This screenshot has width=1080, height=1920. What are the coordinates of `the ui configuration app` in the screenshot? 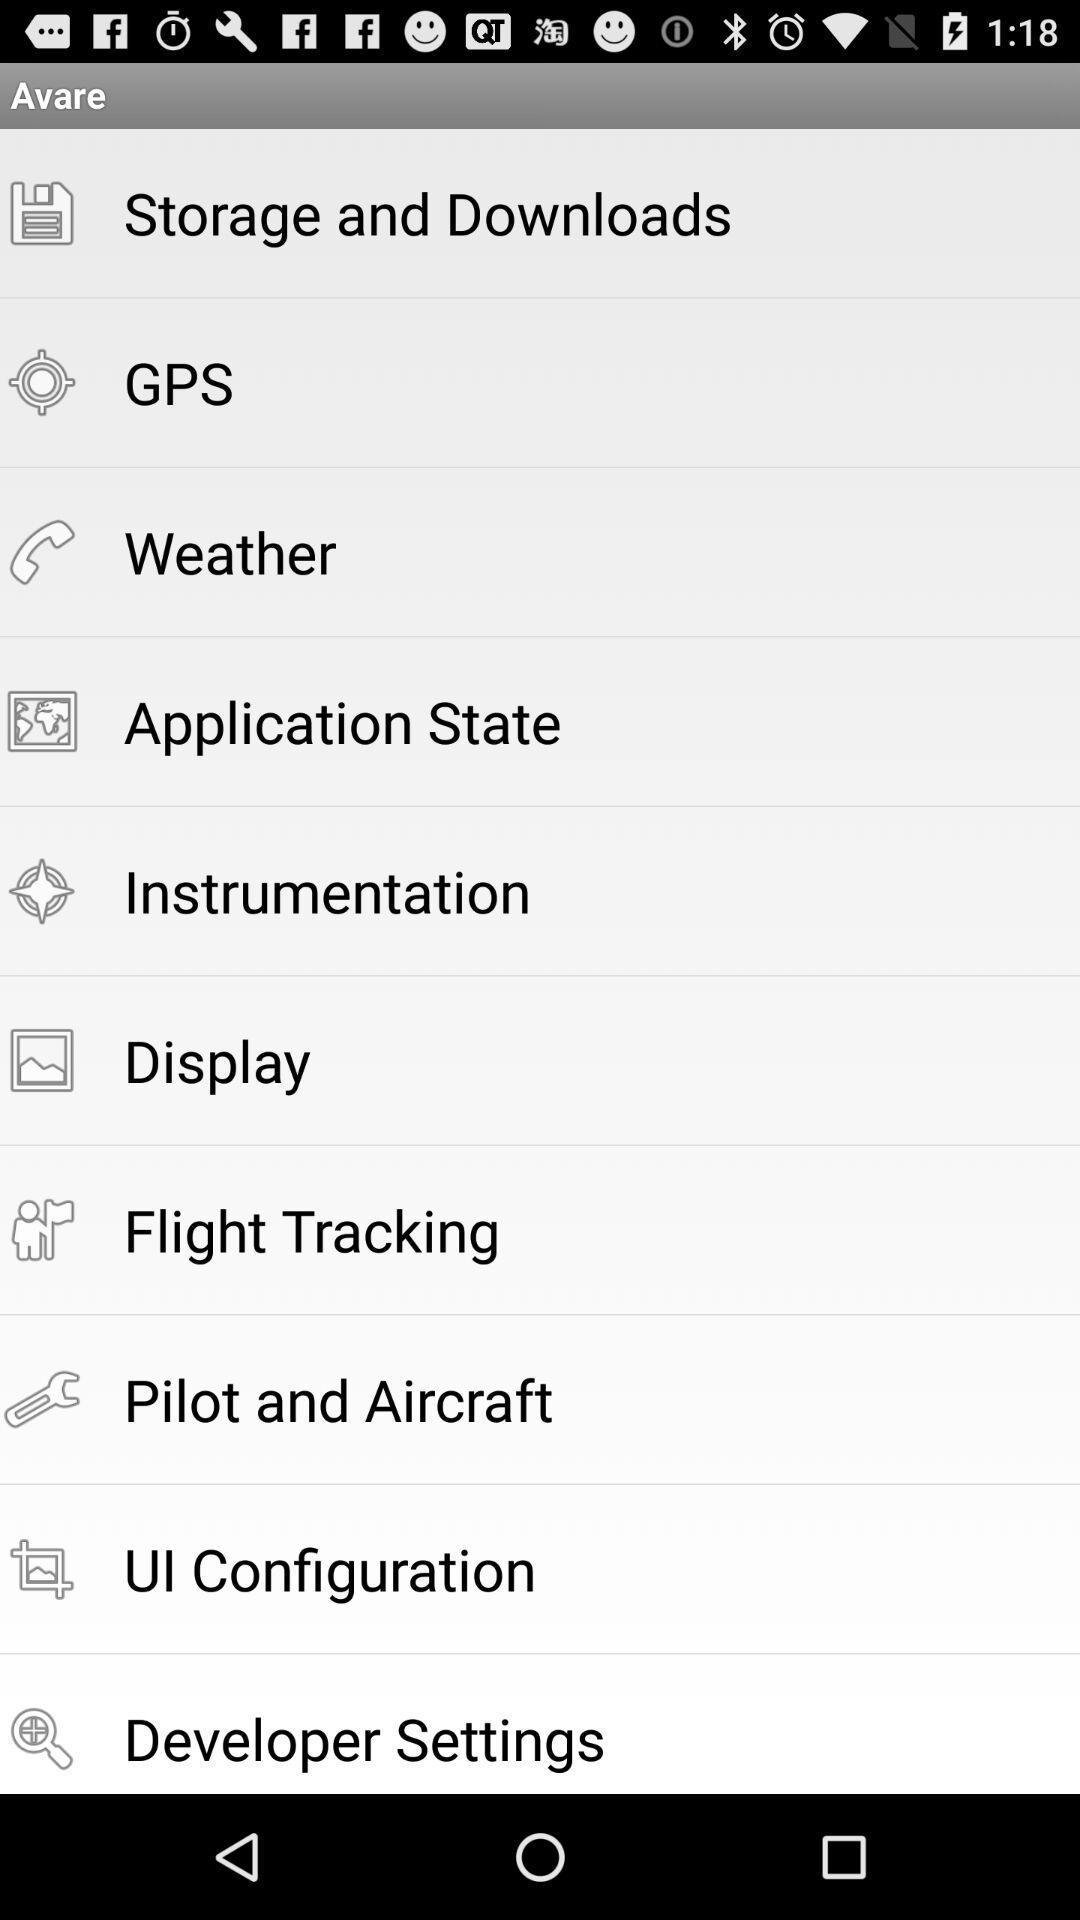 It's located at (329, 1567).